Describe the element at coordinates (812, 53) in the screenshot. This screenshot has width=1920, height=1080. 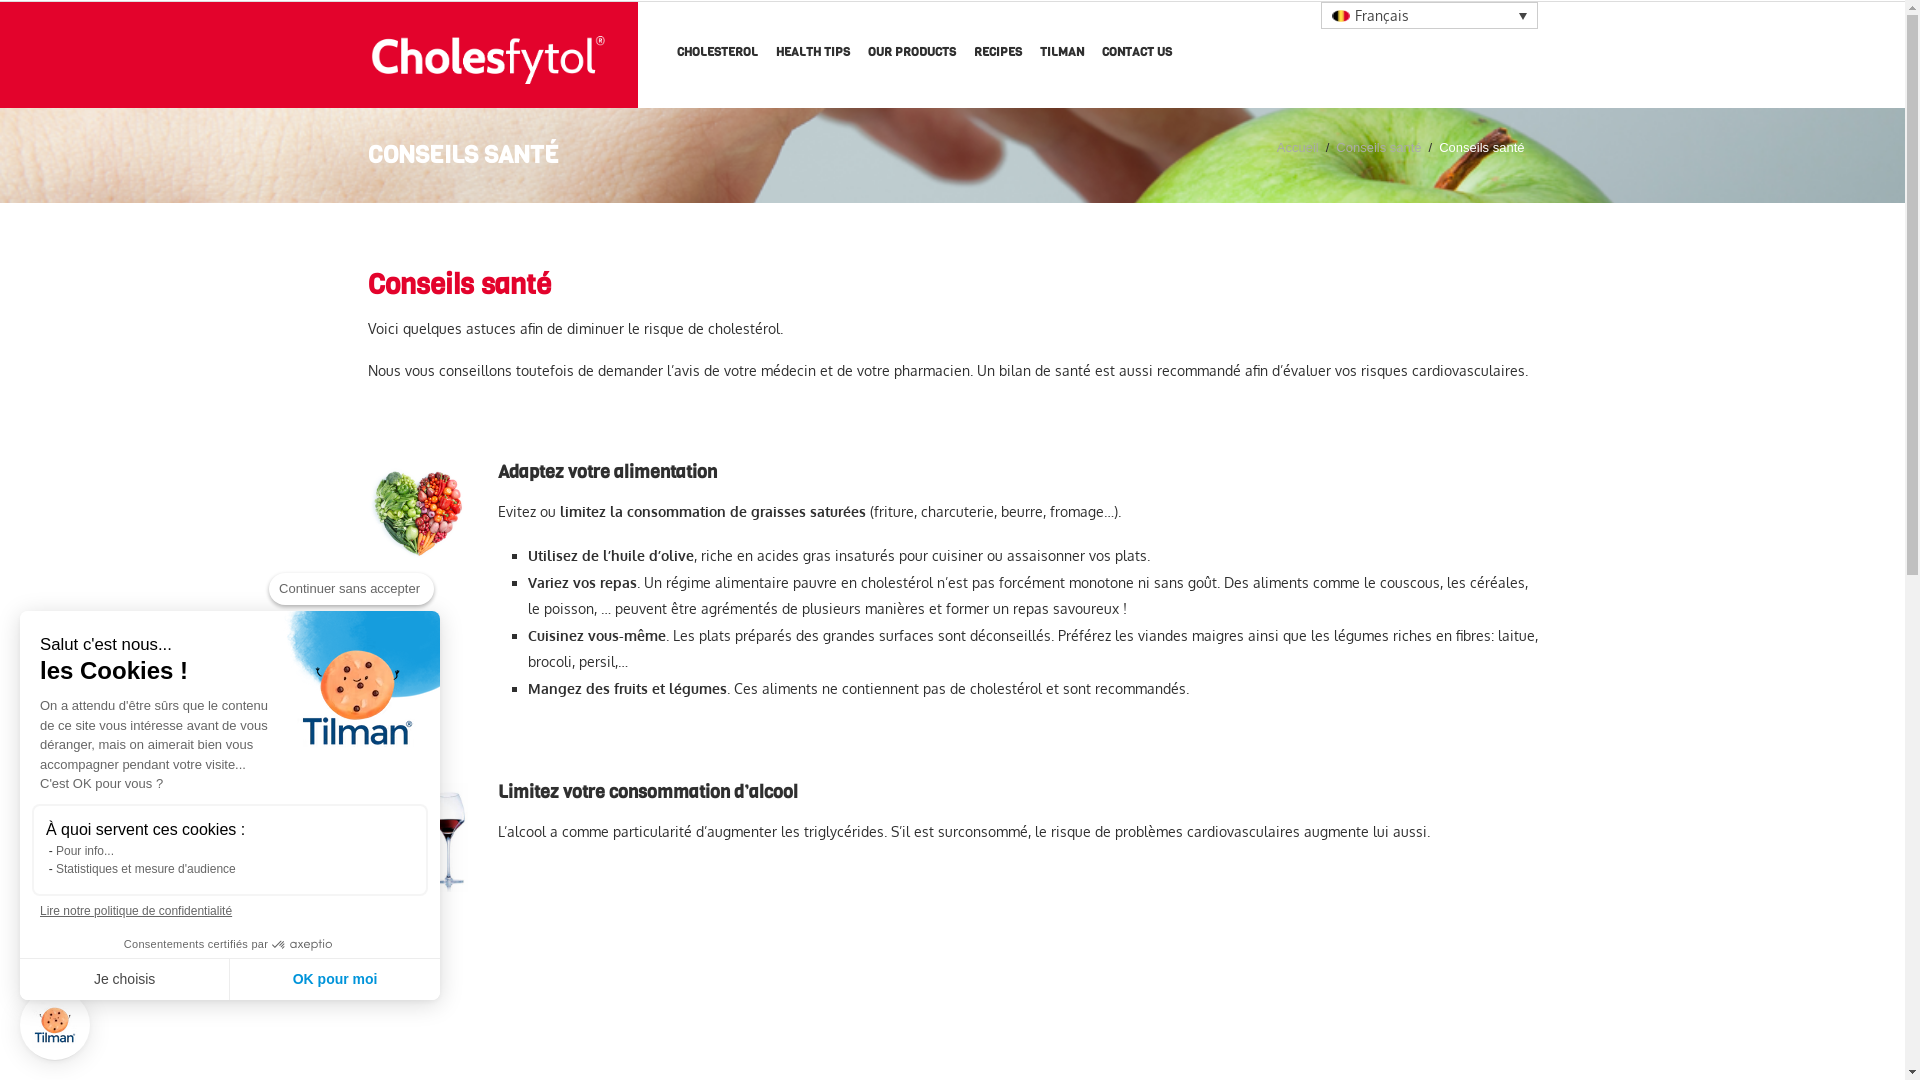
I see `'HEALTH TIPS'` at that location.